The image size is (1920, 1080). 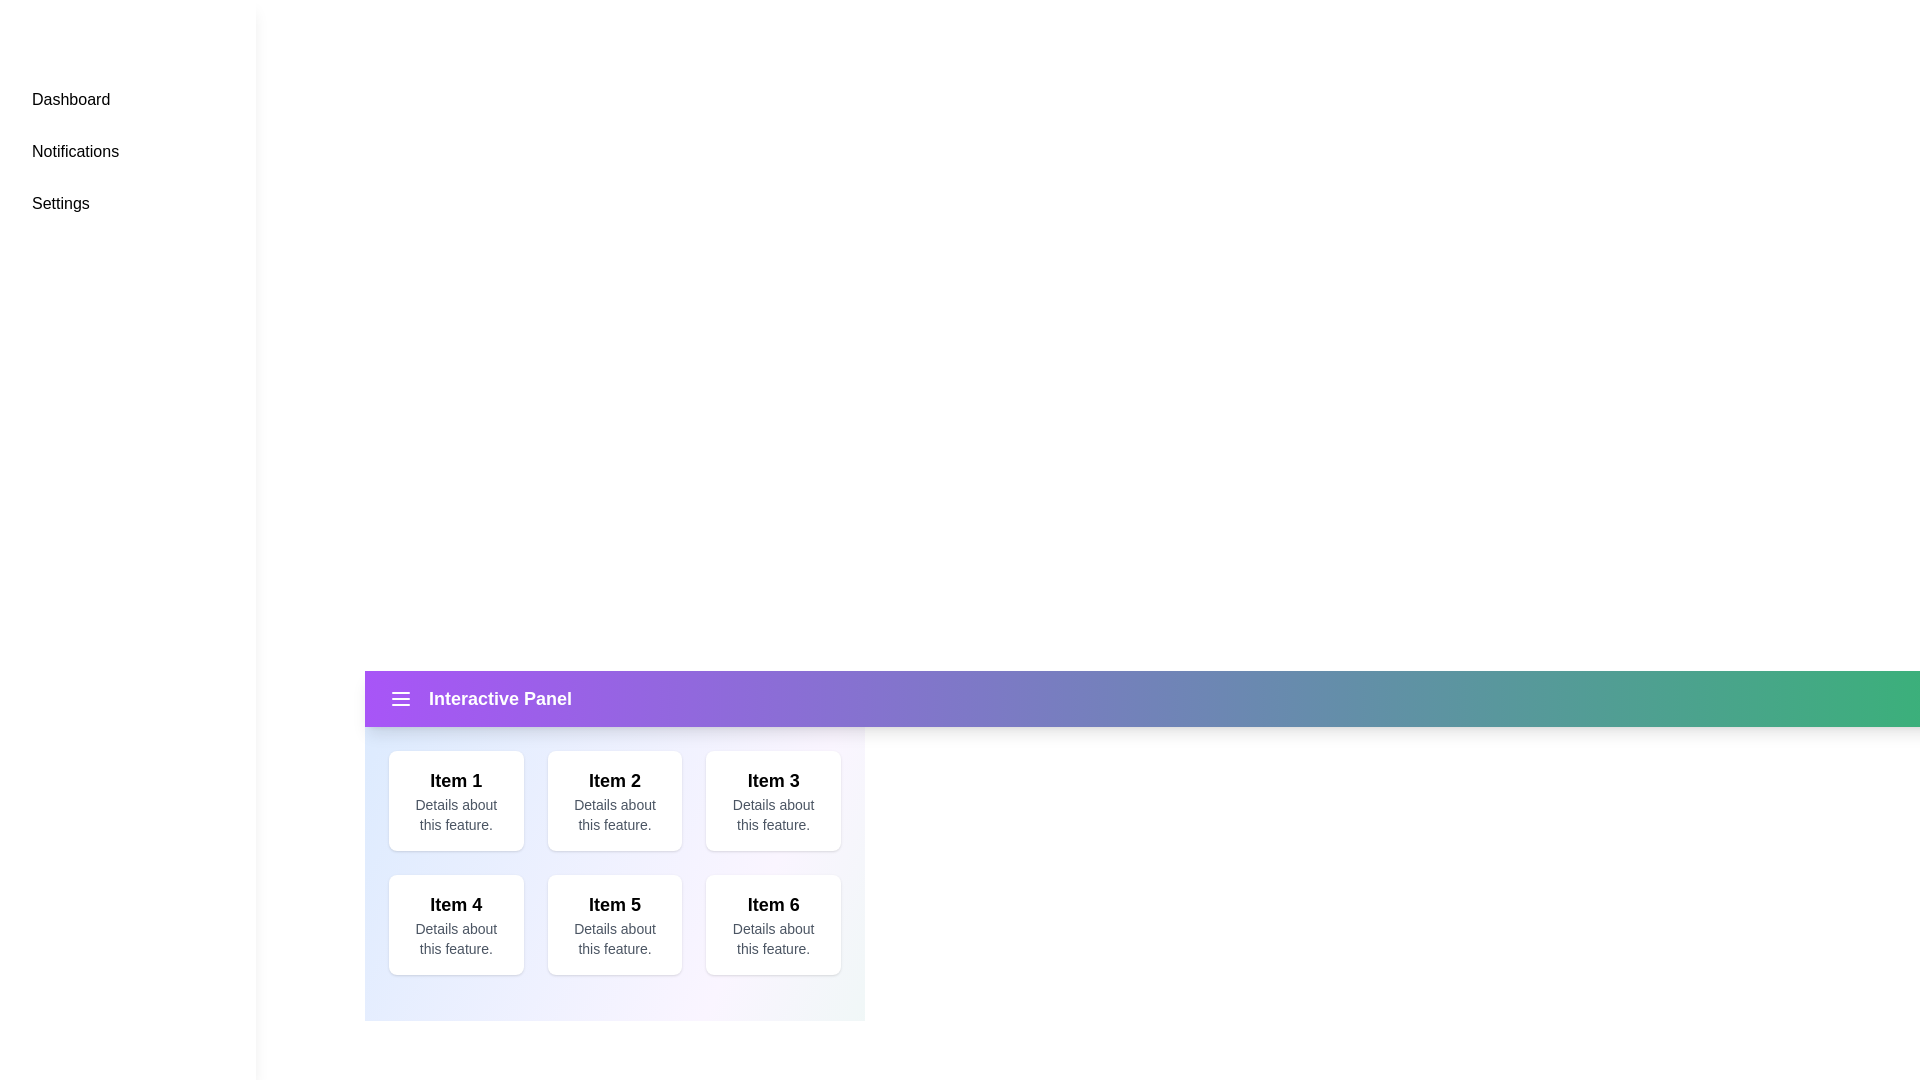 I want to click on properties of the clickable header element that combines a text label and a menu icon, located at the top left of the content area, so click(x=480, y=697).